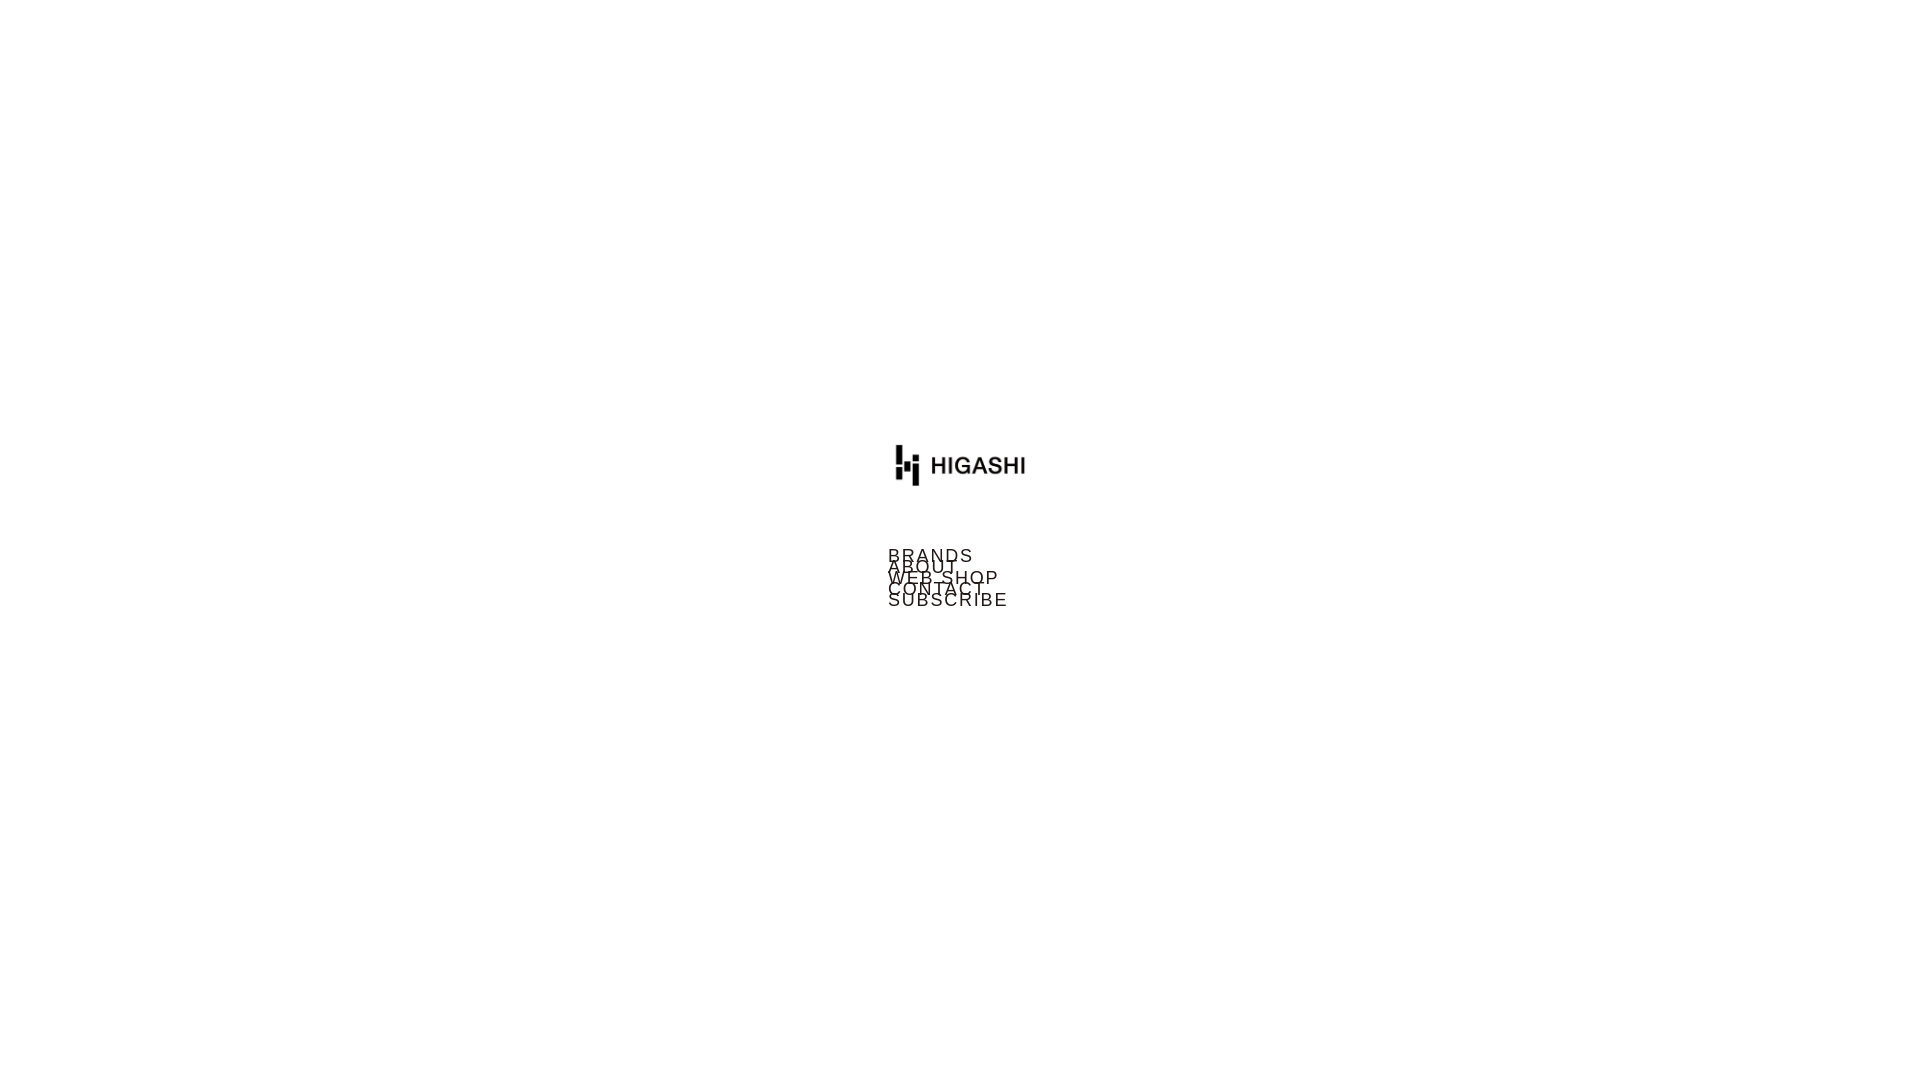  What do you see at coordinates (960, 588) in the screenshot?
I see `'CONTACT'` at bounding box center [960, 588].